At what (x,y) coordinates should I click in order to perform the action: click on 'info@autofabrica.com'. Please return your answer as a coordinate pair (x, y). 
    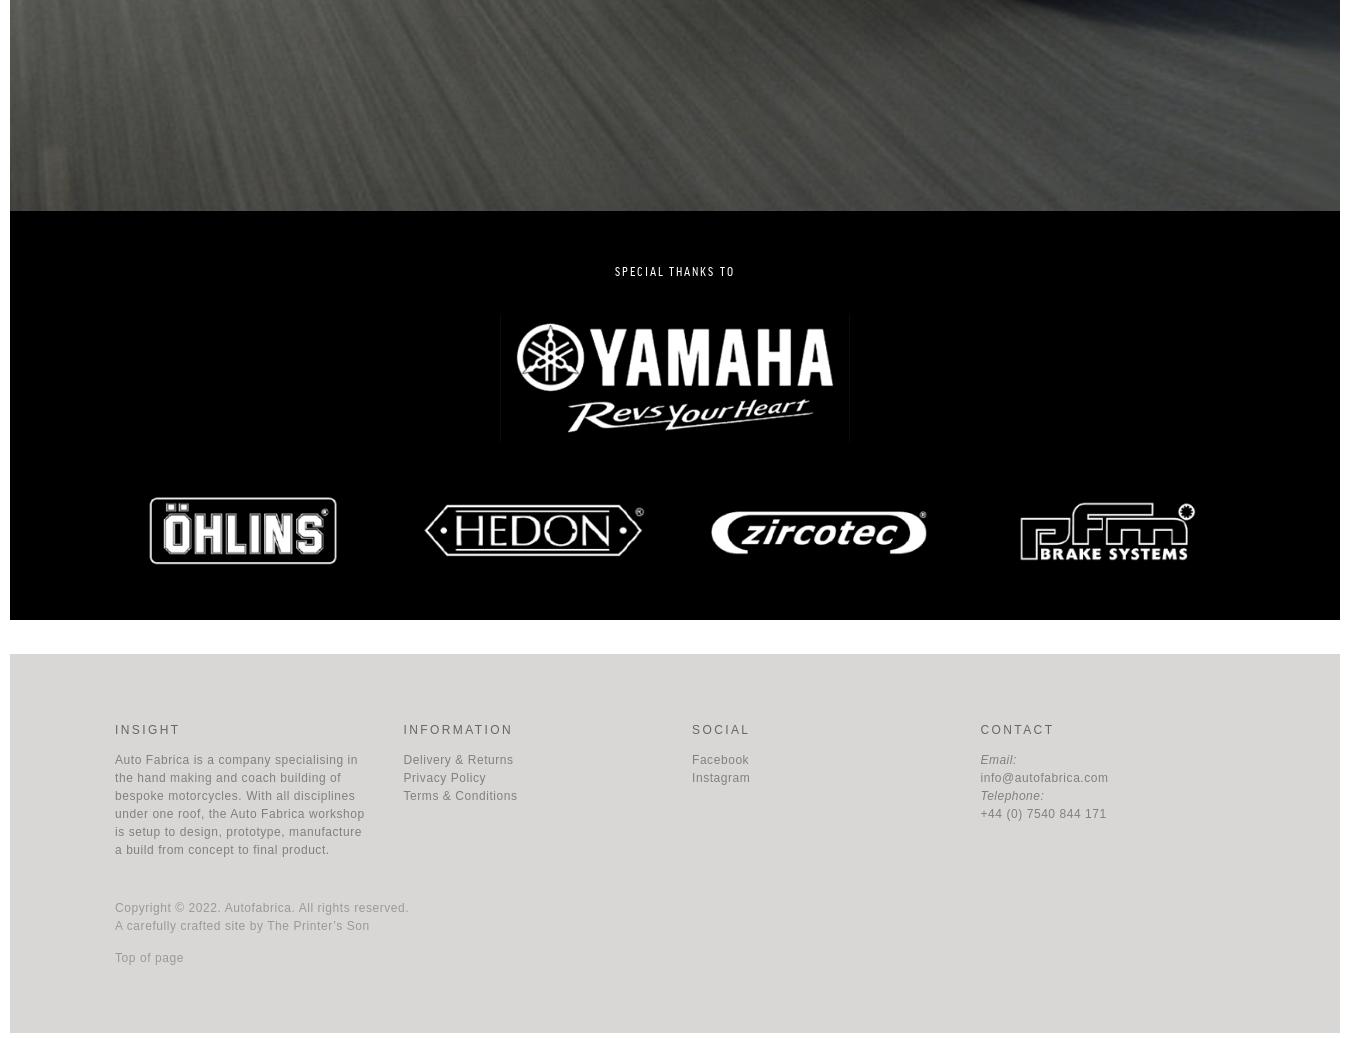
    Looking at the image, I should click on (1043, 776).